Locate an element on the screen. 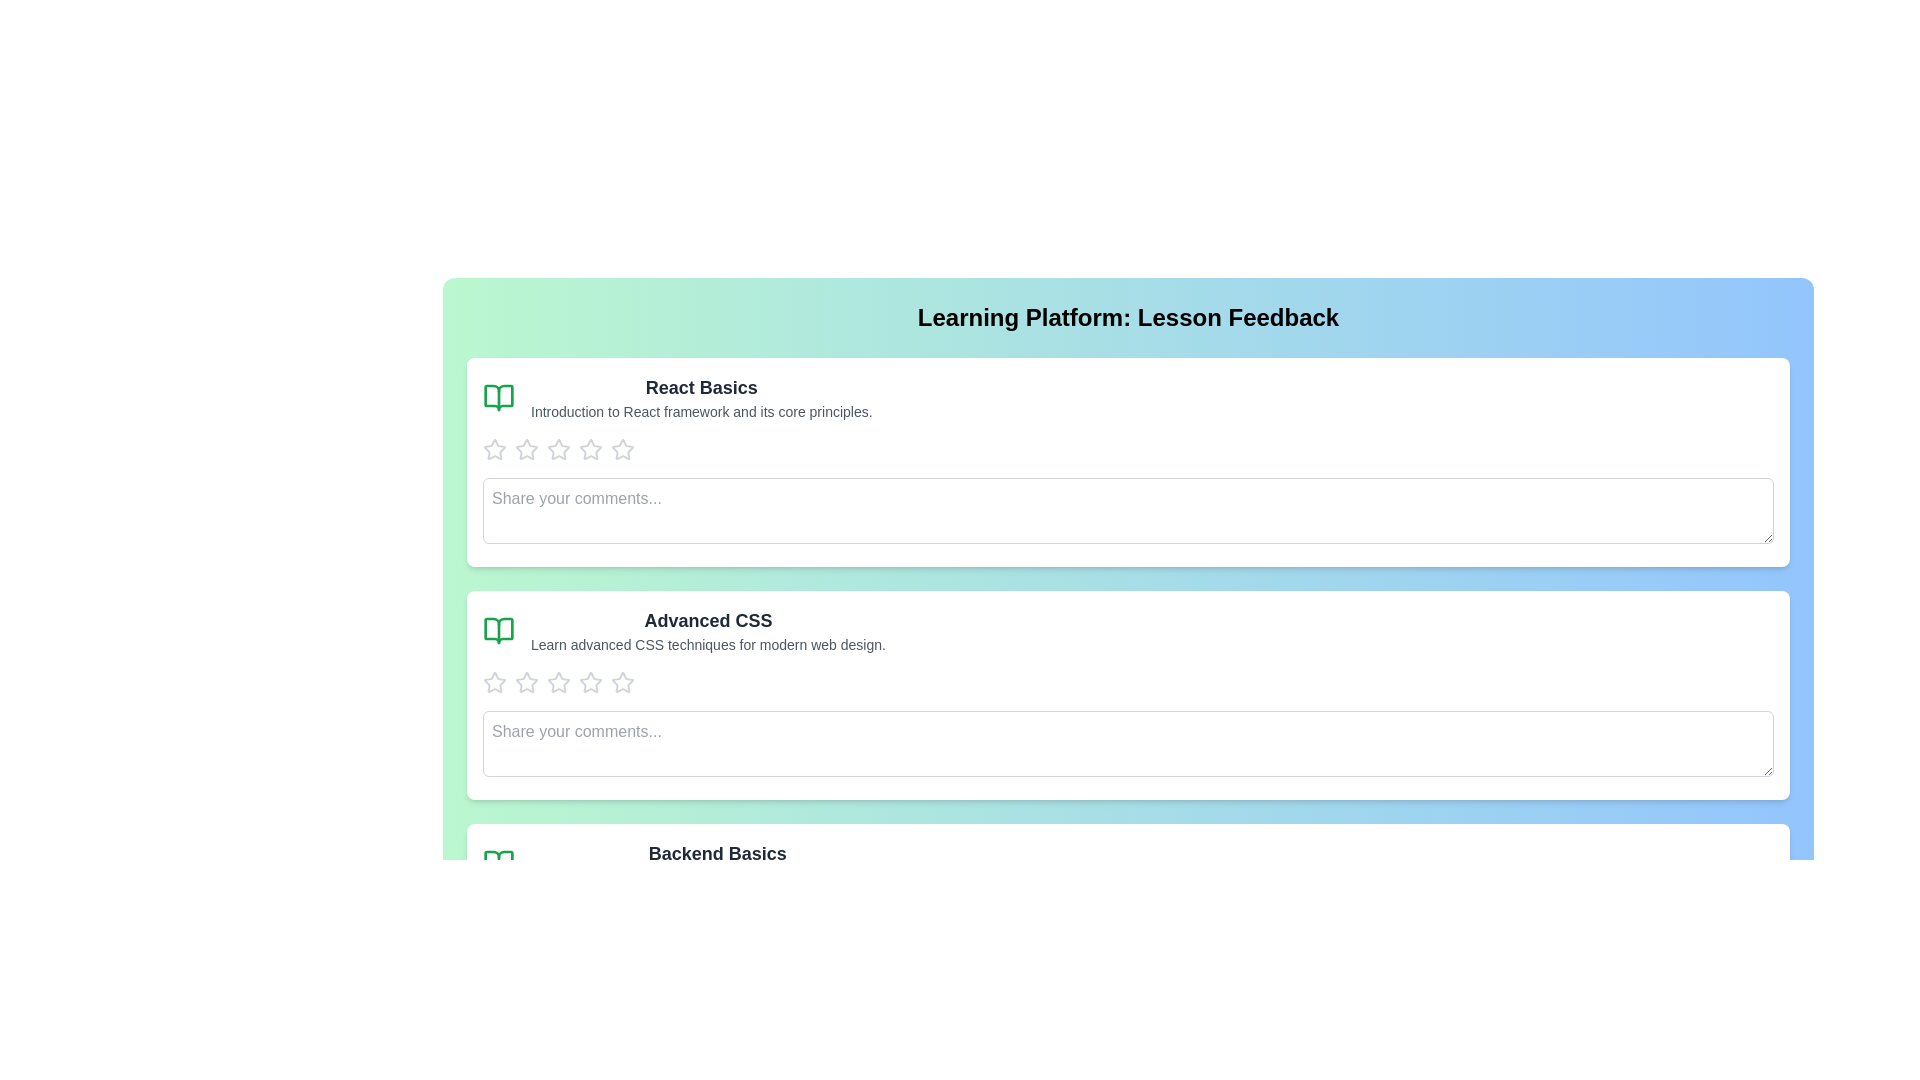 Image resolution: width=1920 pixels, height=1080 pixels. the third star icon in the rating component located below the title 'React Basics' is located at coordinates (622, 448).